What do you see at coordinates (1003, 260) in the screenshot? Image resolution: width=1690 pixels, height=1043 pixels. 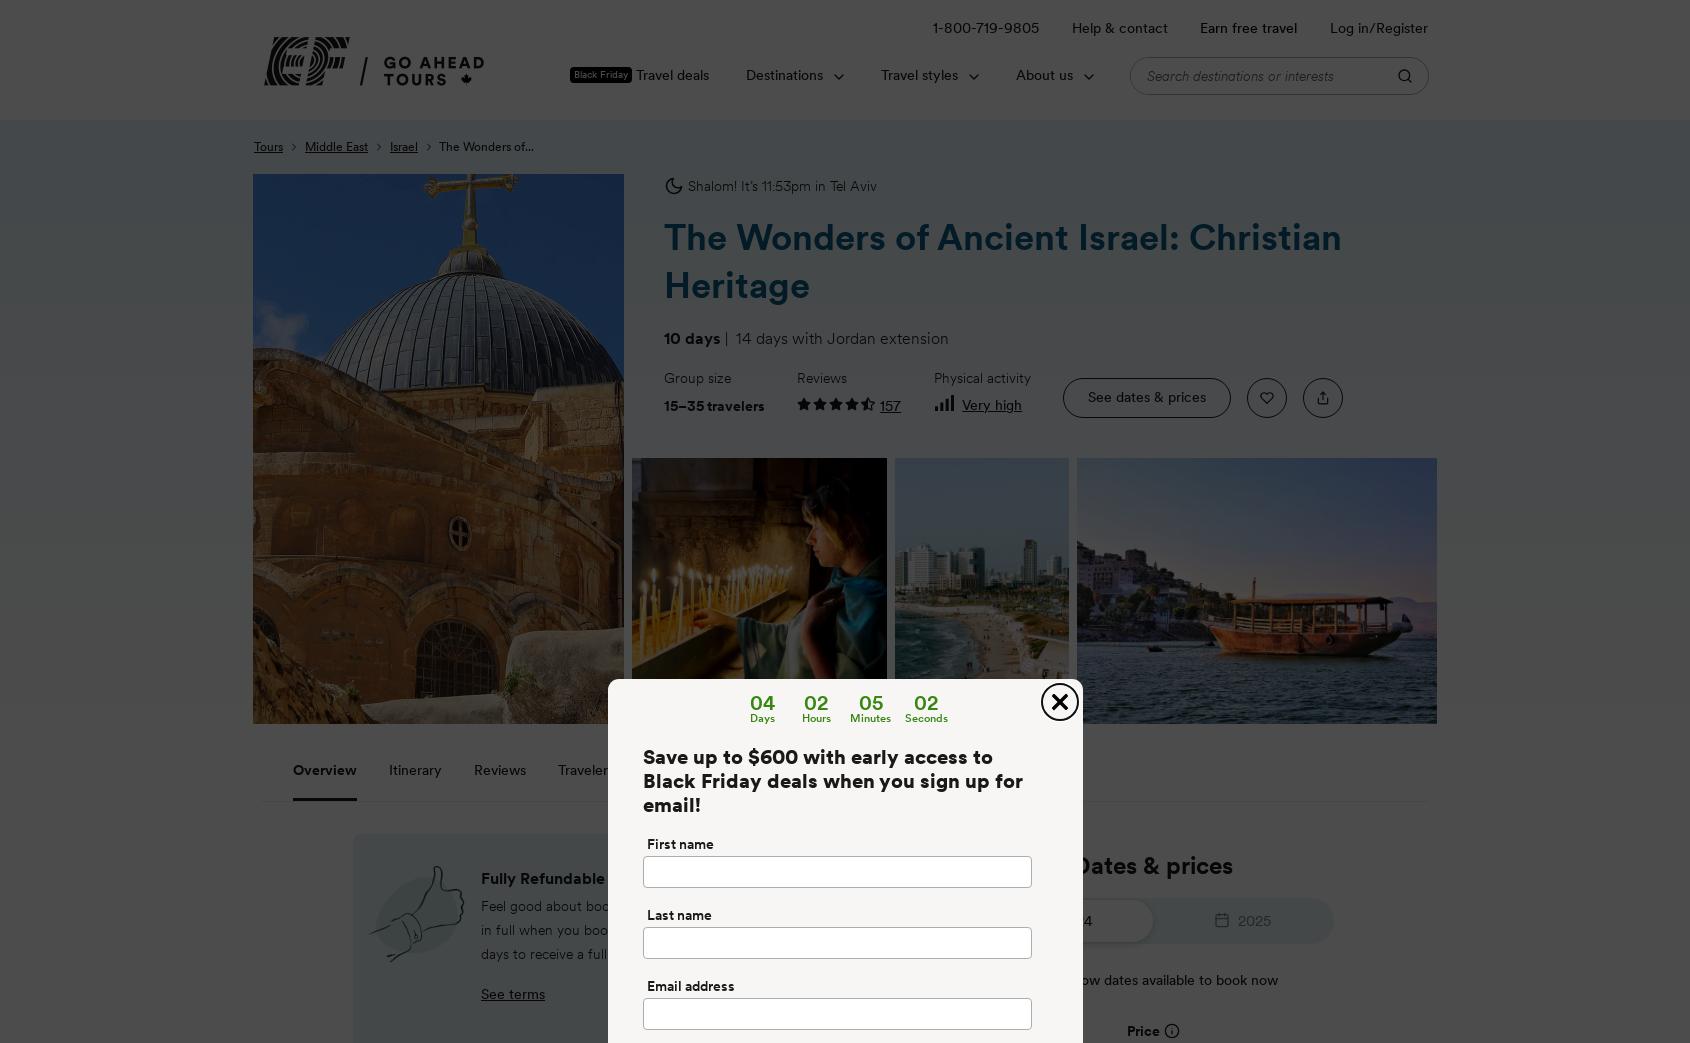 I see `'The Wonders of Ancient Israel: Christian Heritage'` at bounding box center [1003, 260].